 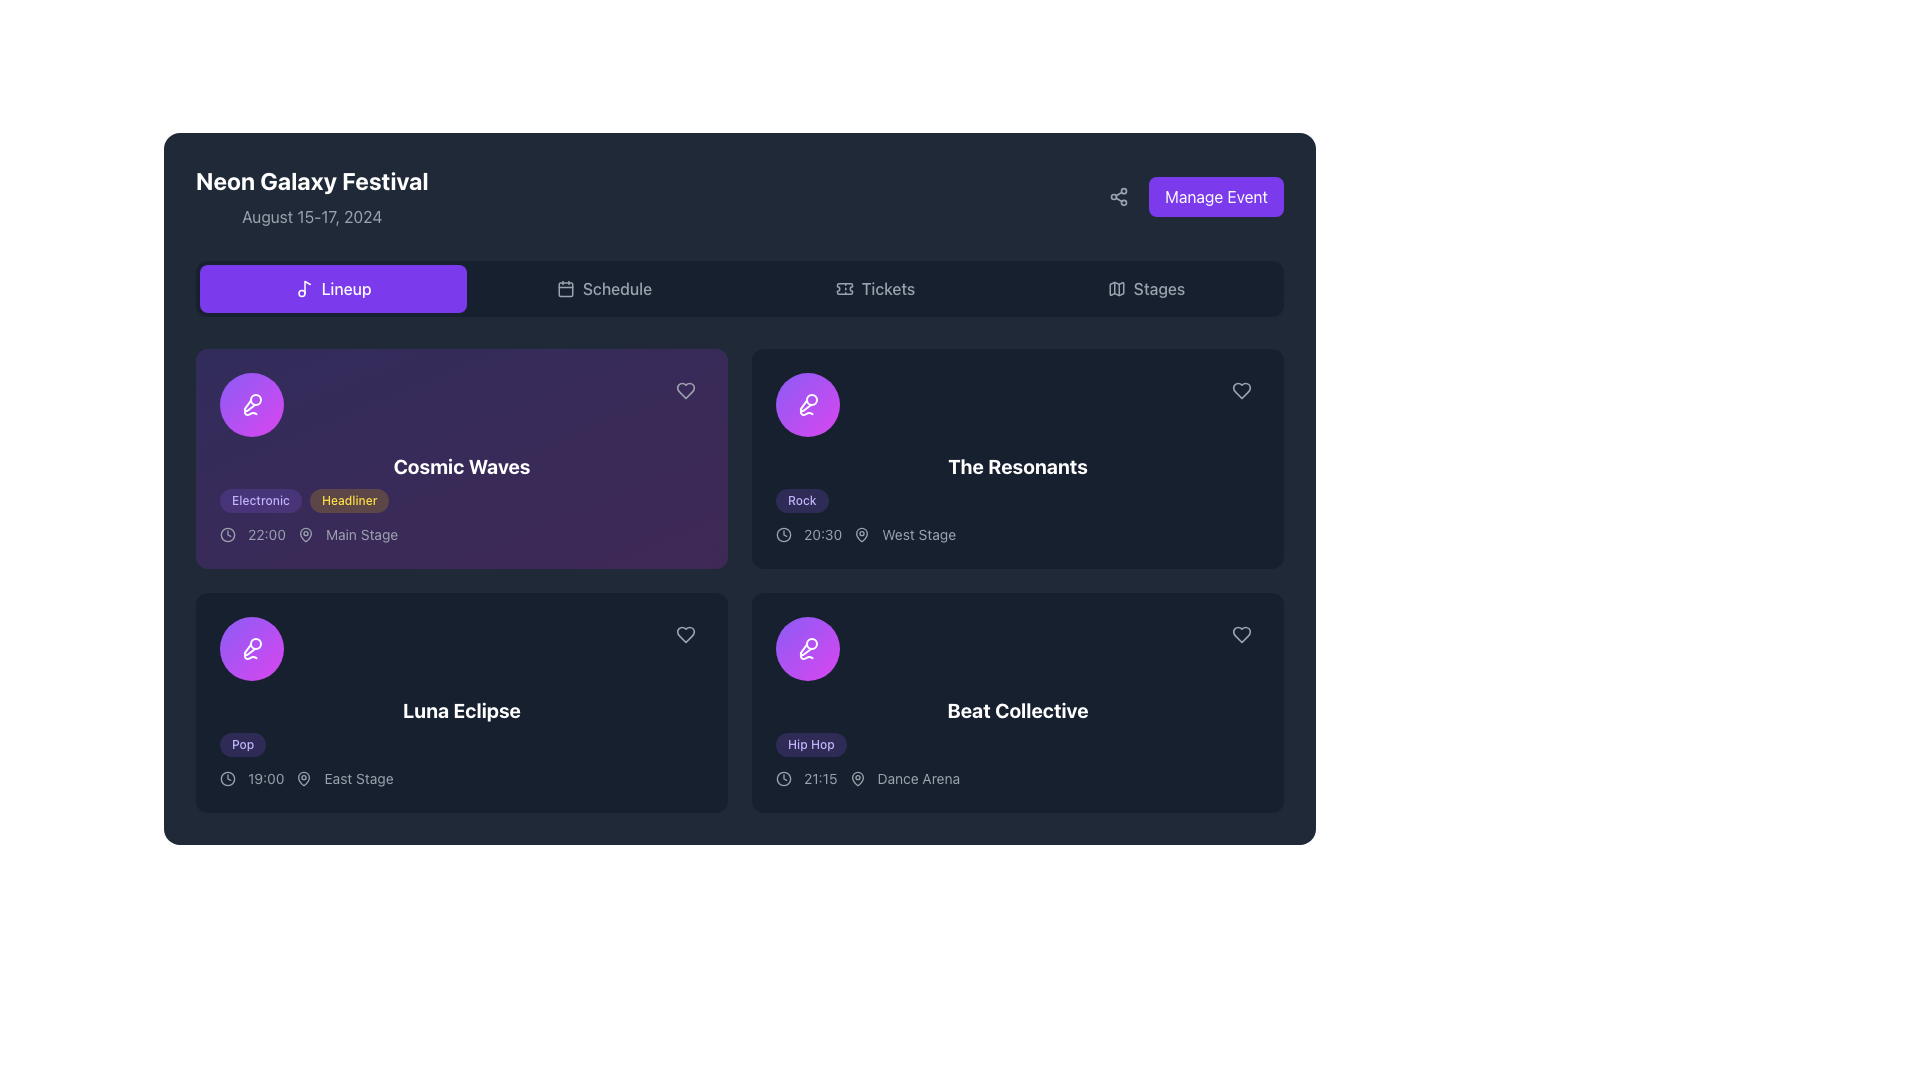 I want to click on text content displayed as '20:30' in light gray on a dark background, located on the event card for 'The Resonants', positioned to the left of the stage label 'West Stage', so click(x=823, y=534).